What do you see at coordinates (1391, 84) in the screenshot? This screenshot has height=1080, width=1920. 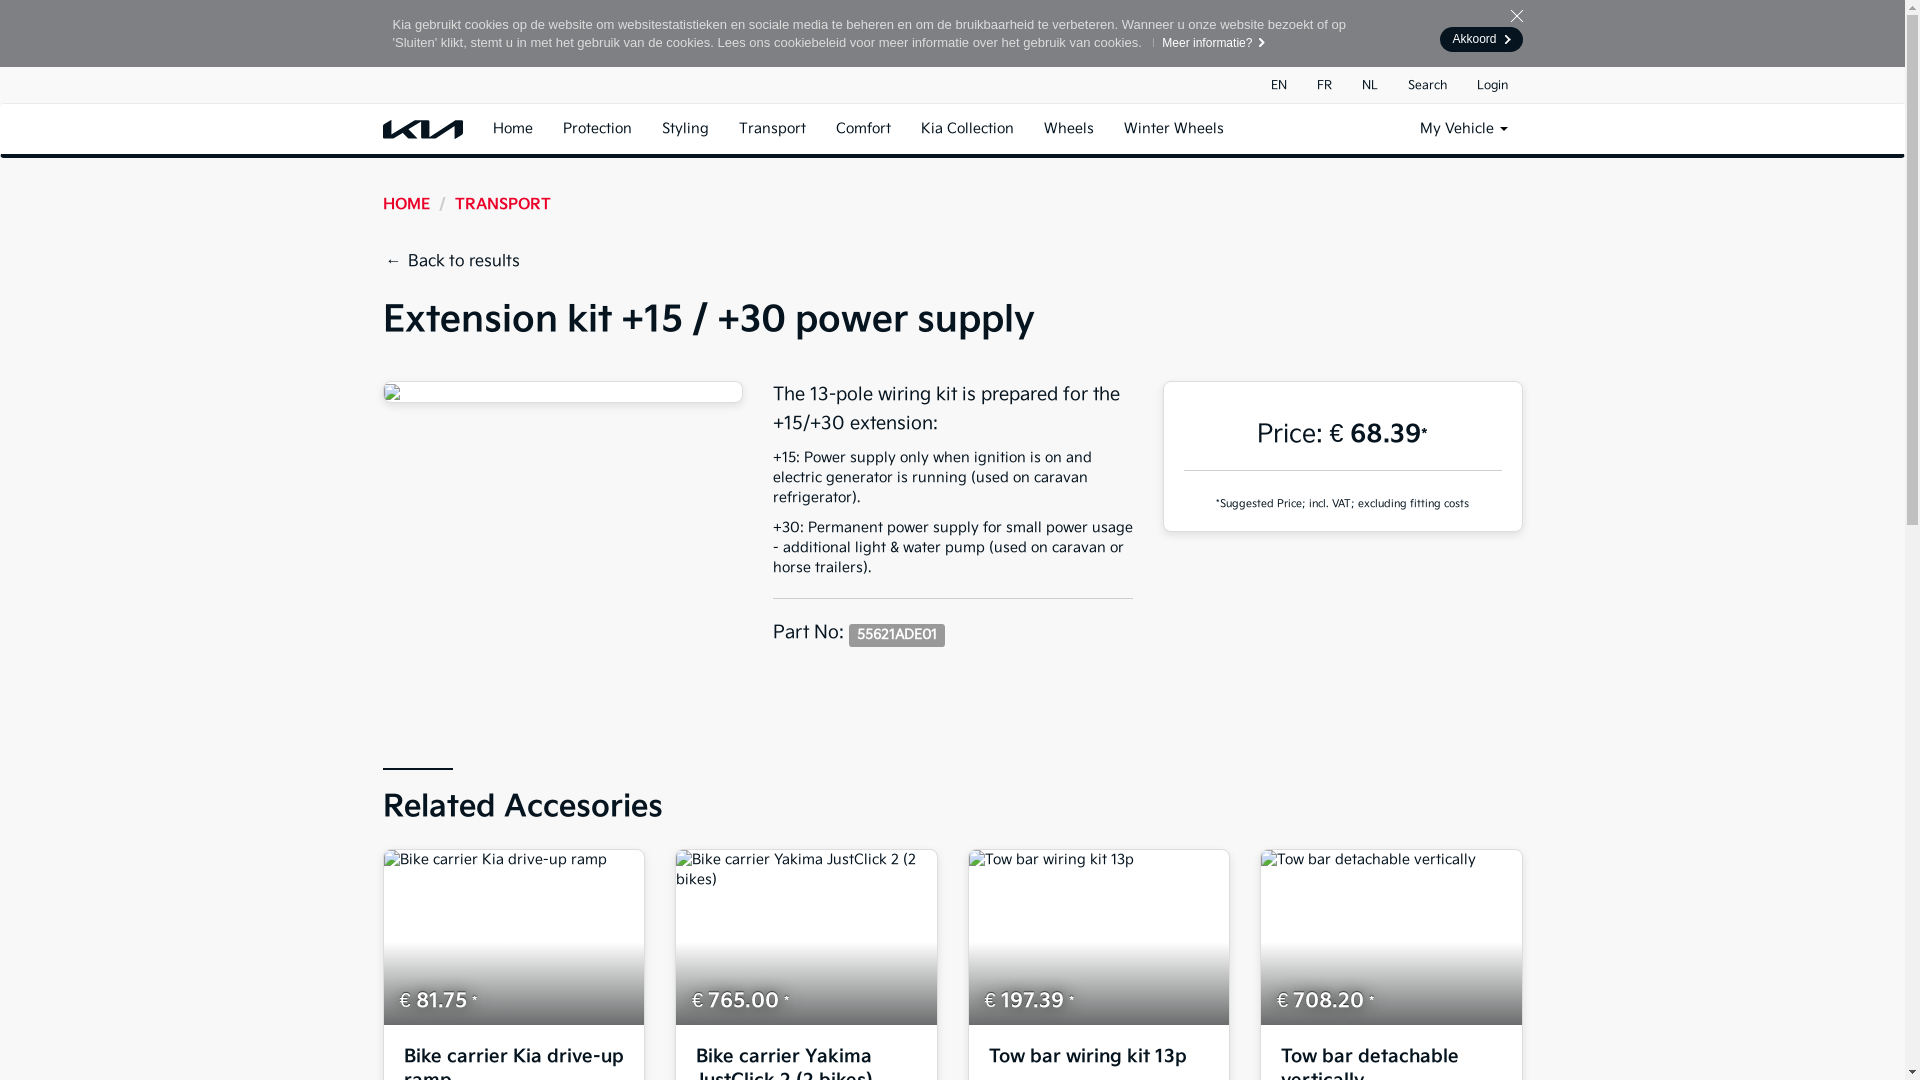 I see `'Search'` at bounding box center [1391, 84].